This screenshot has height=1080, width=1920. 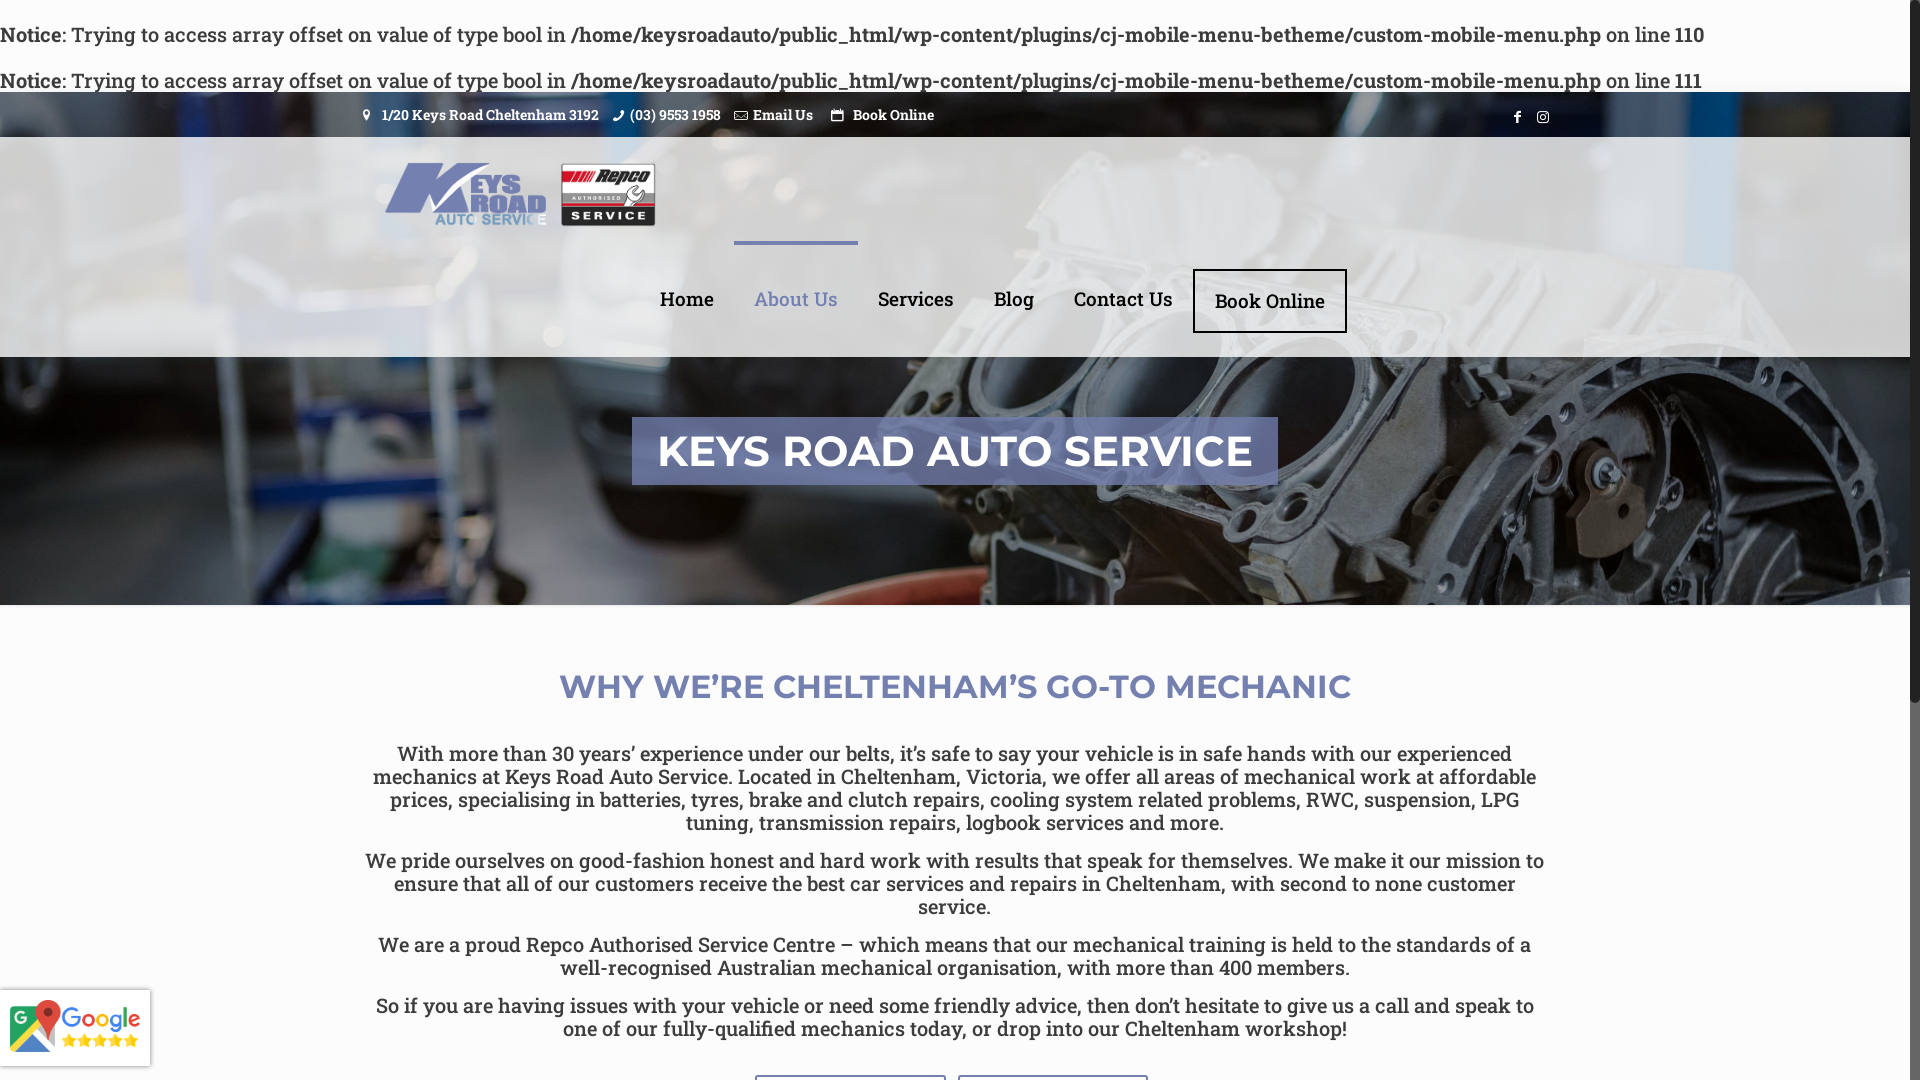 I want to click on 'Facebook', so click(x=1517, y=115).